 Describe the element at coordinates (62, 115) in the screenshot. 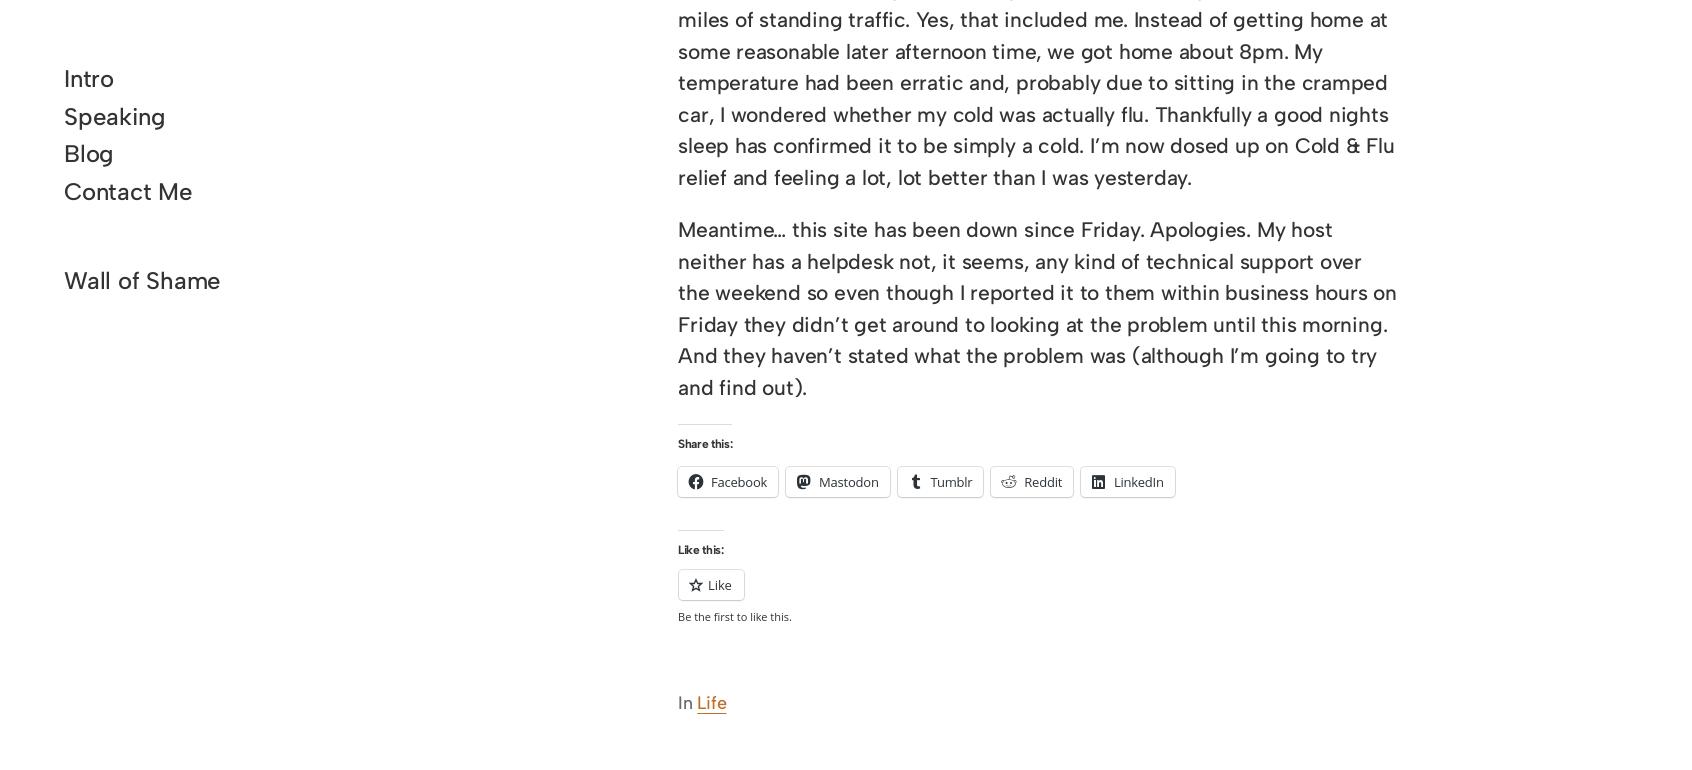

I see `'Speaking'` at that location.